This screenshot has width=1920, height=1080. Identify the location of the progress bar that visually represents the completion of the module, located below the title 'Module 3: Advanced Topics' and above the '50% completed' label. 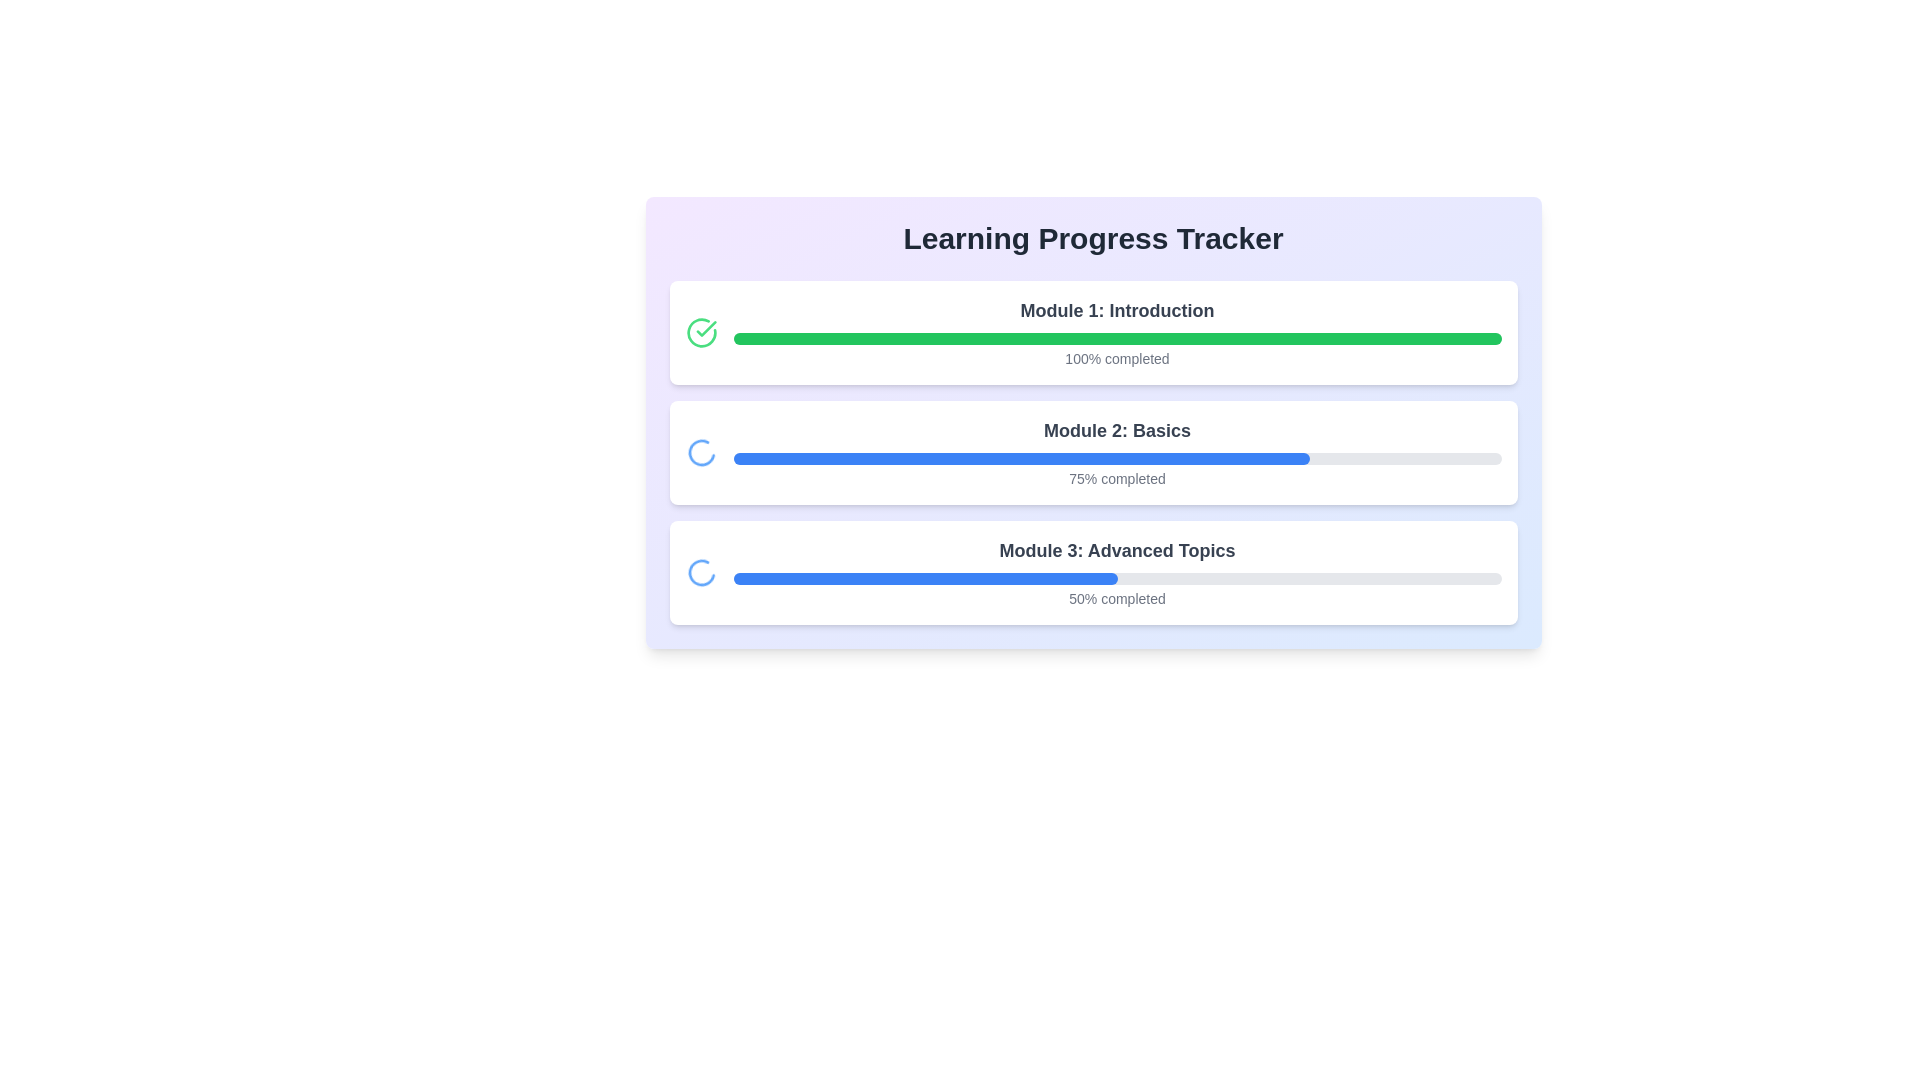
(1116, 578).